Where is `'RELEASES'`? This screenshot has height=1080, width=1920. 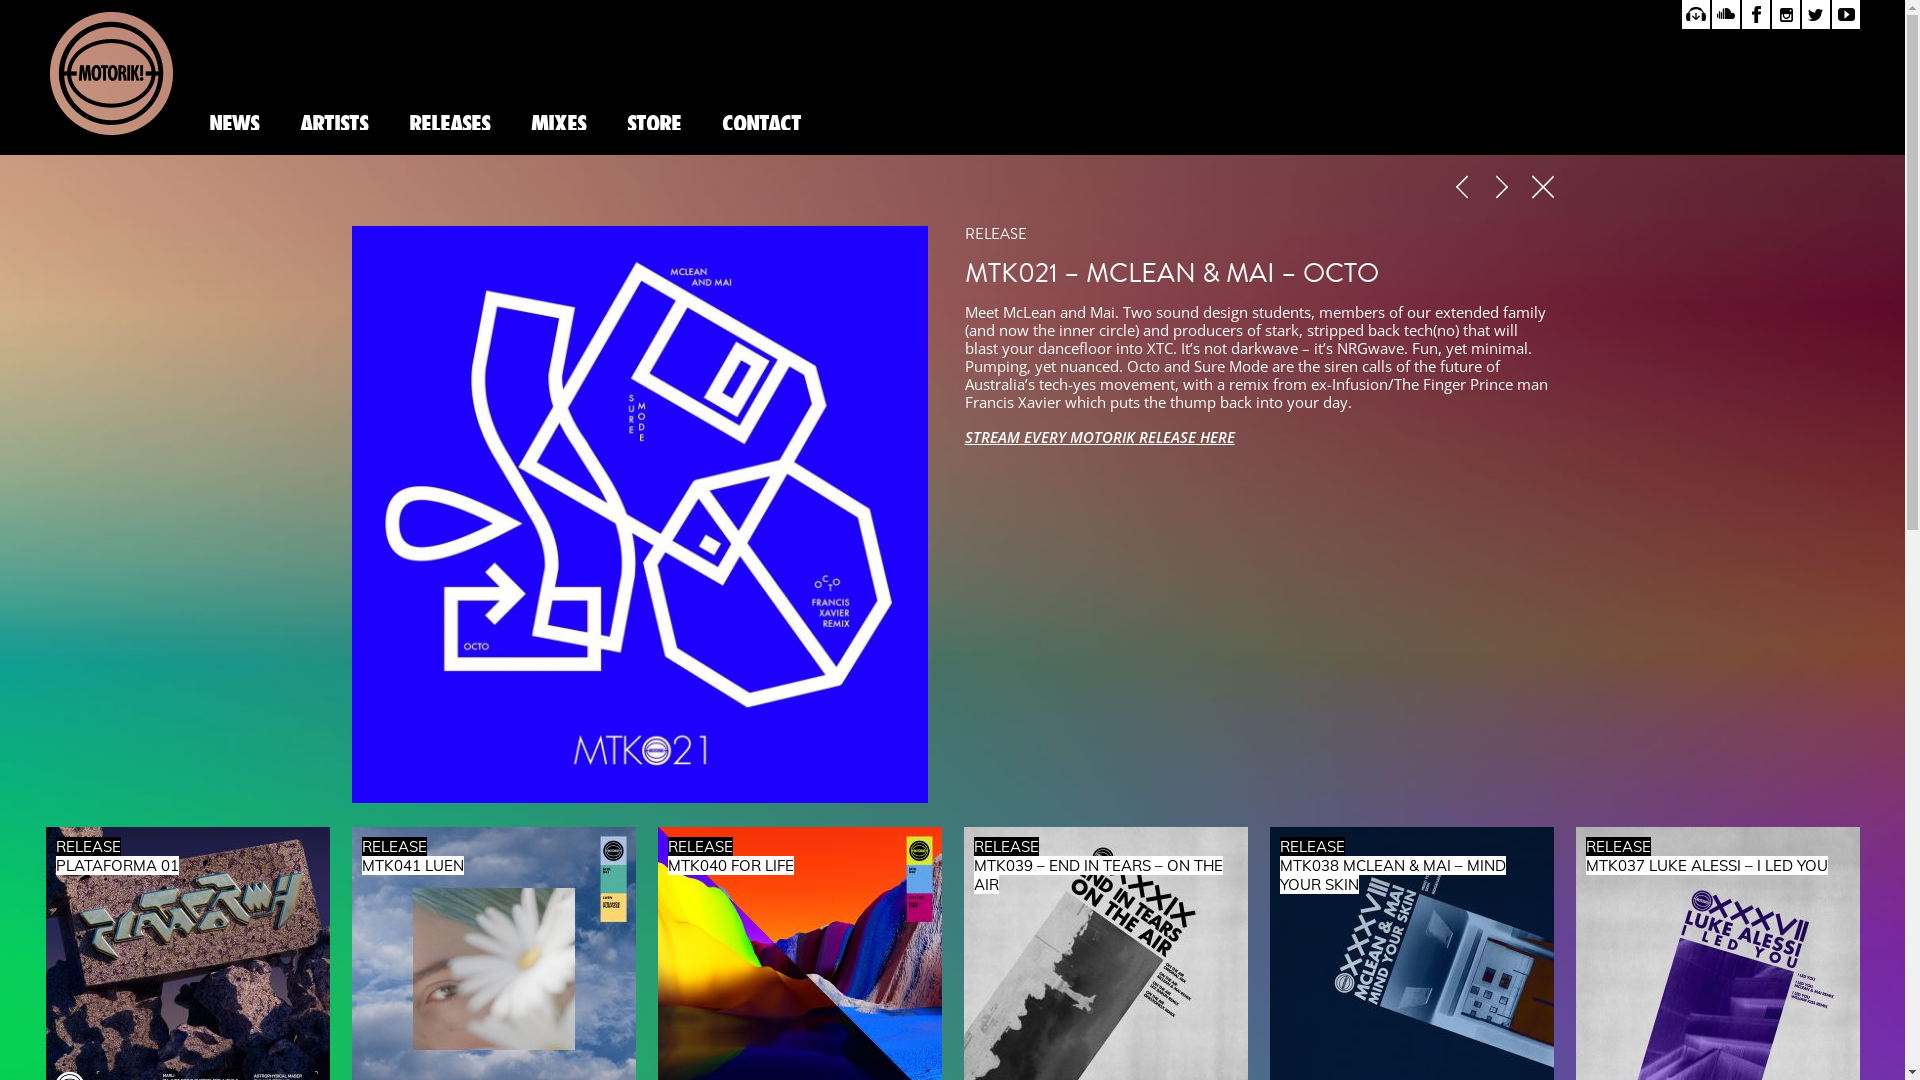 'RELEASES' is located at coordinates (448, 120).